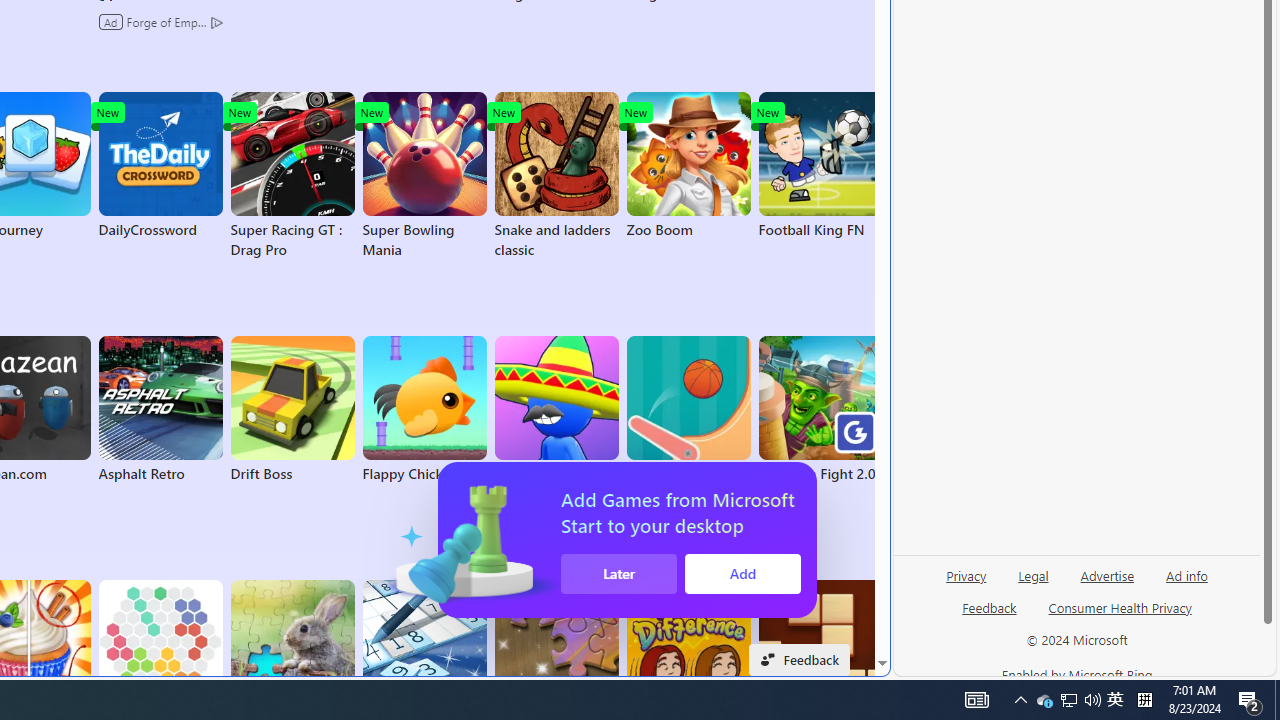  Describe the element at coordinates (291, 409) in the screenshot. I see `'Drift Boss'` at that location.